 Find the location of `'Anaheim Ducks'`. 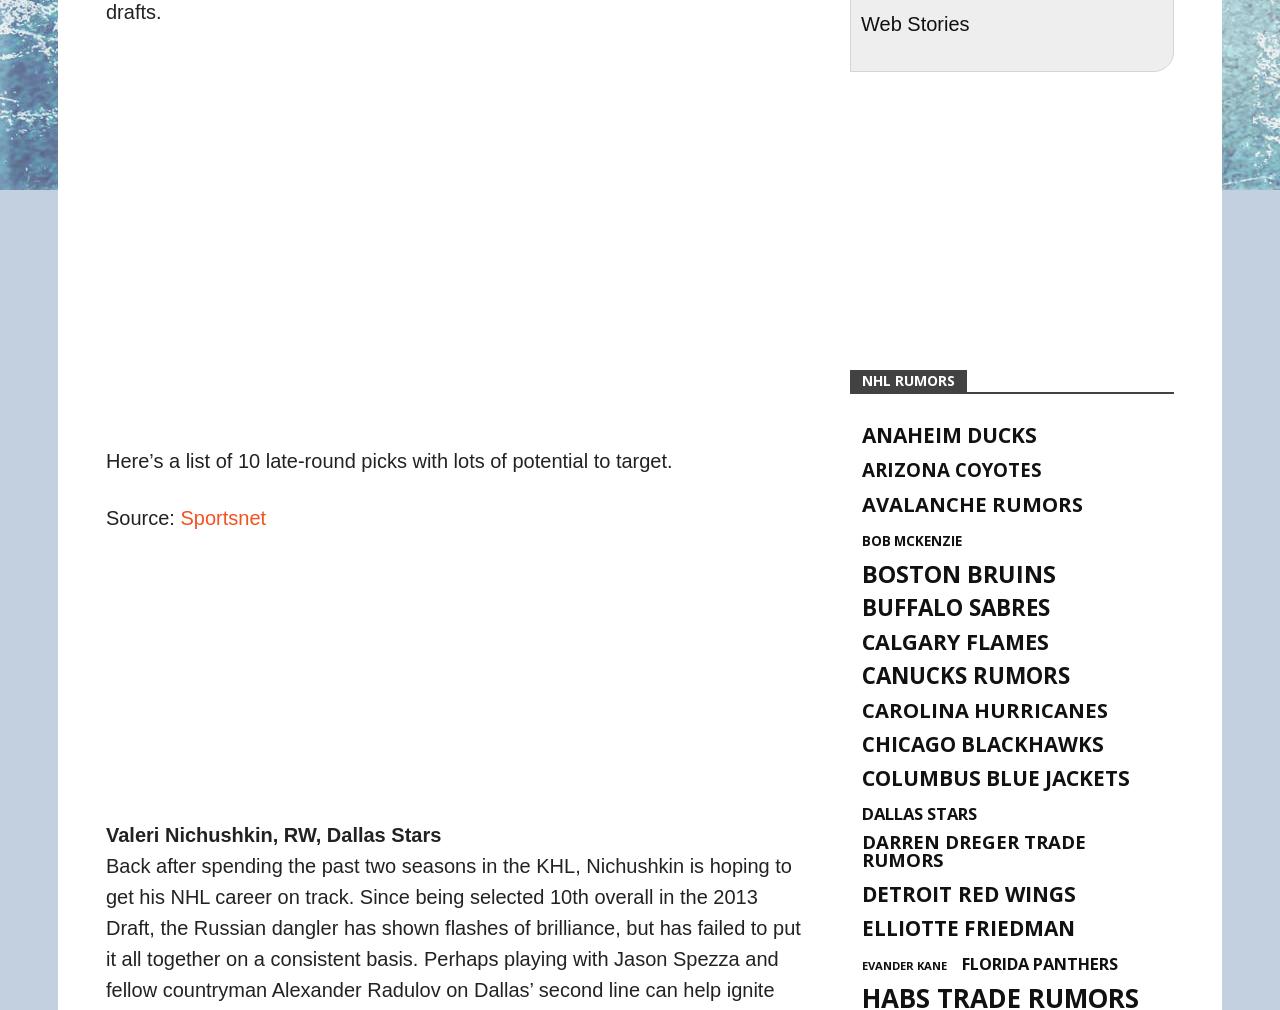

'Anaheim Ducks' is located at coordinates (948, 435).